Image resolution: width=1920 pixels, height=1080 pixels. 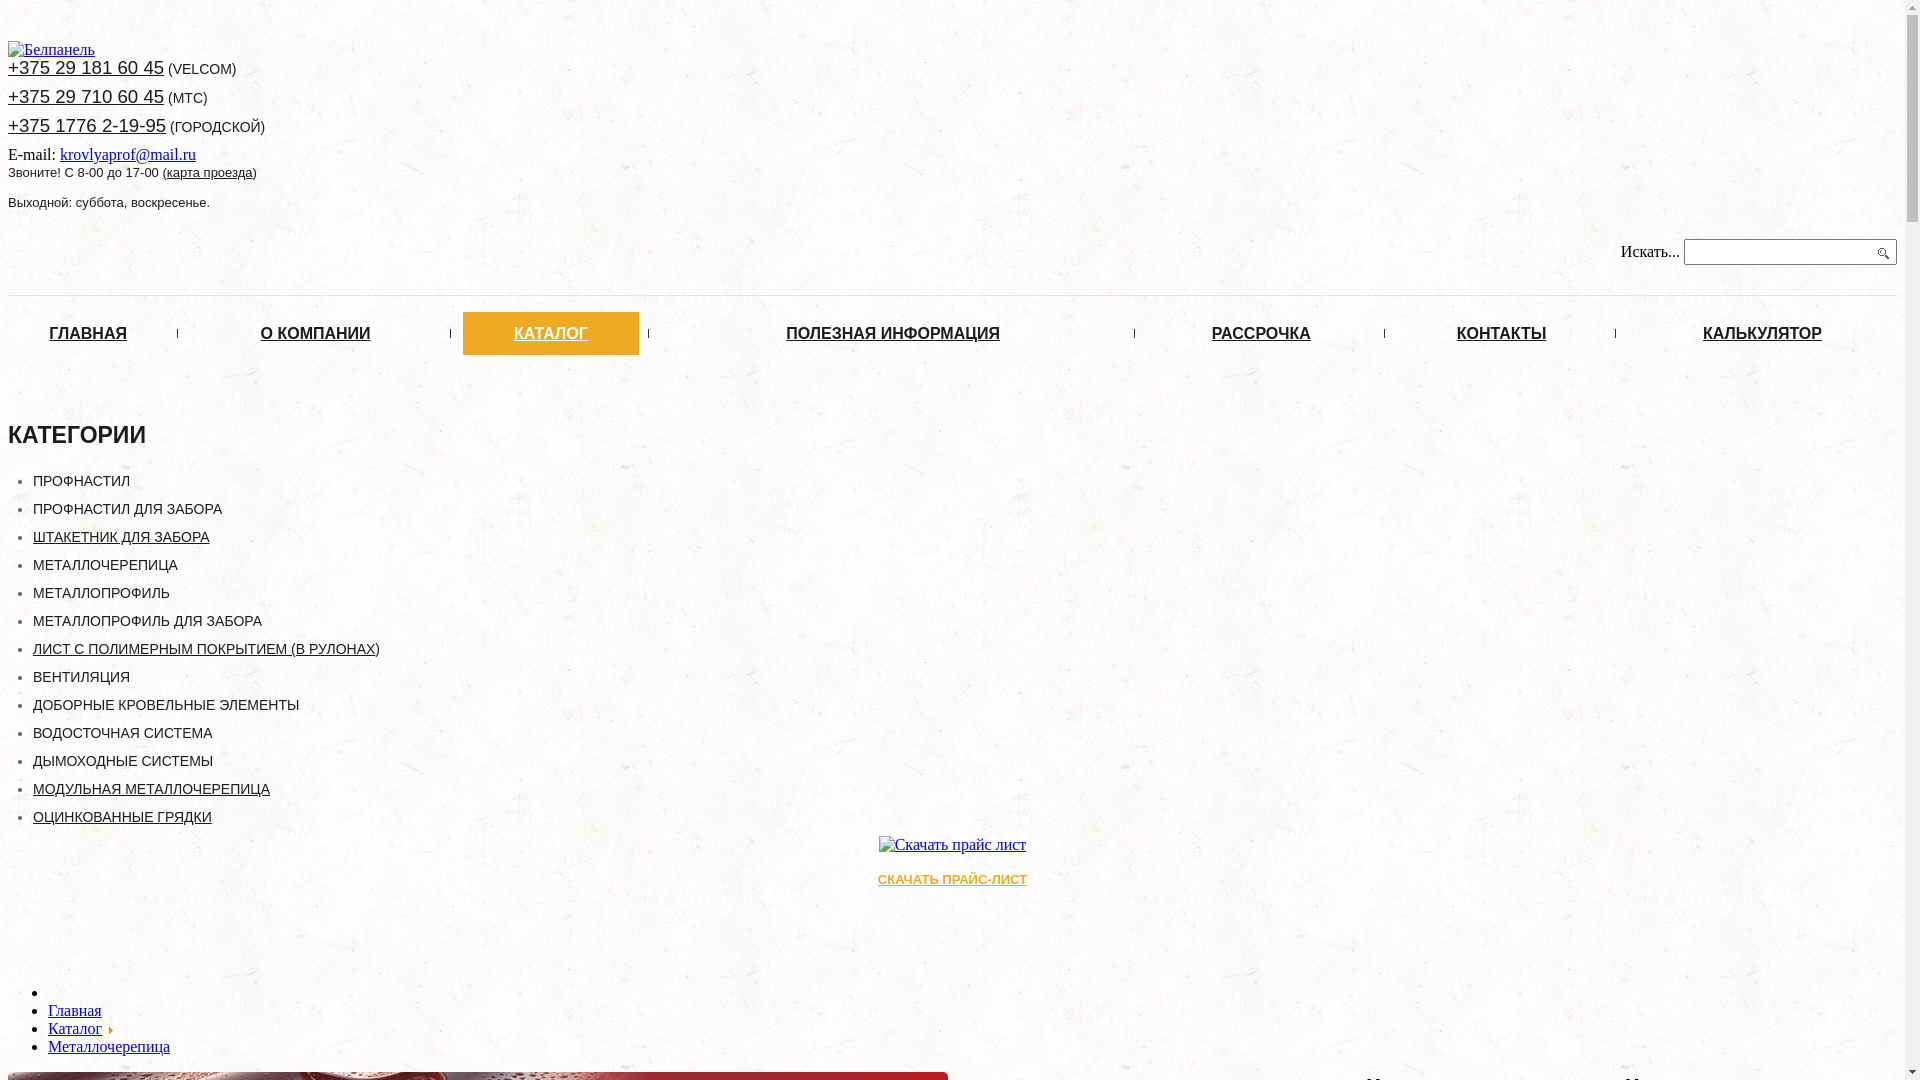 What do you see at coordinates (8, 96) in the screenshot?
I see `'+375 29 710 60 45'` at bounding box center [8, 96].